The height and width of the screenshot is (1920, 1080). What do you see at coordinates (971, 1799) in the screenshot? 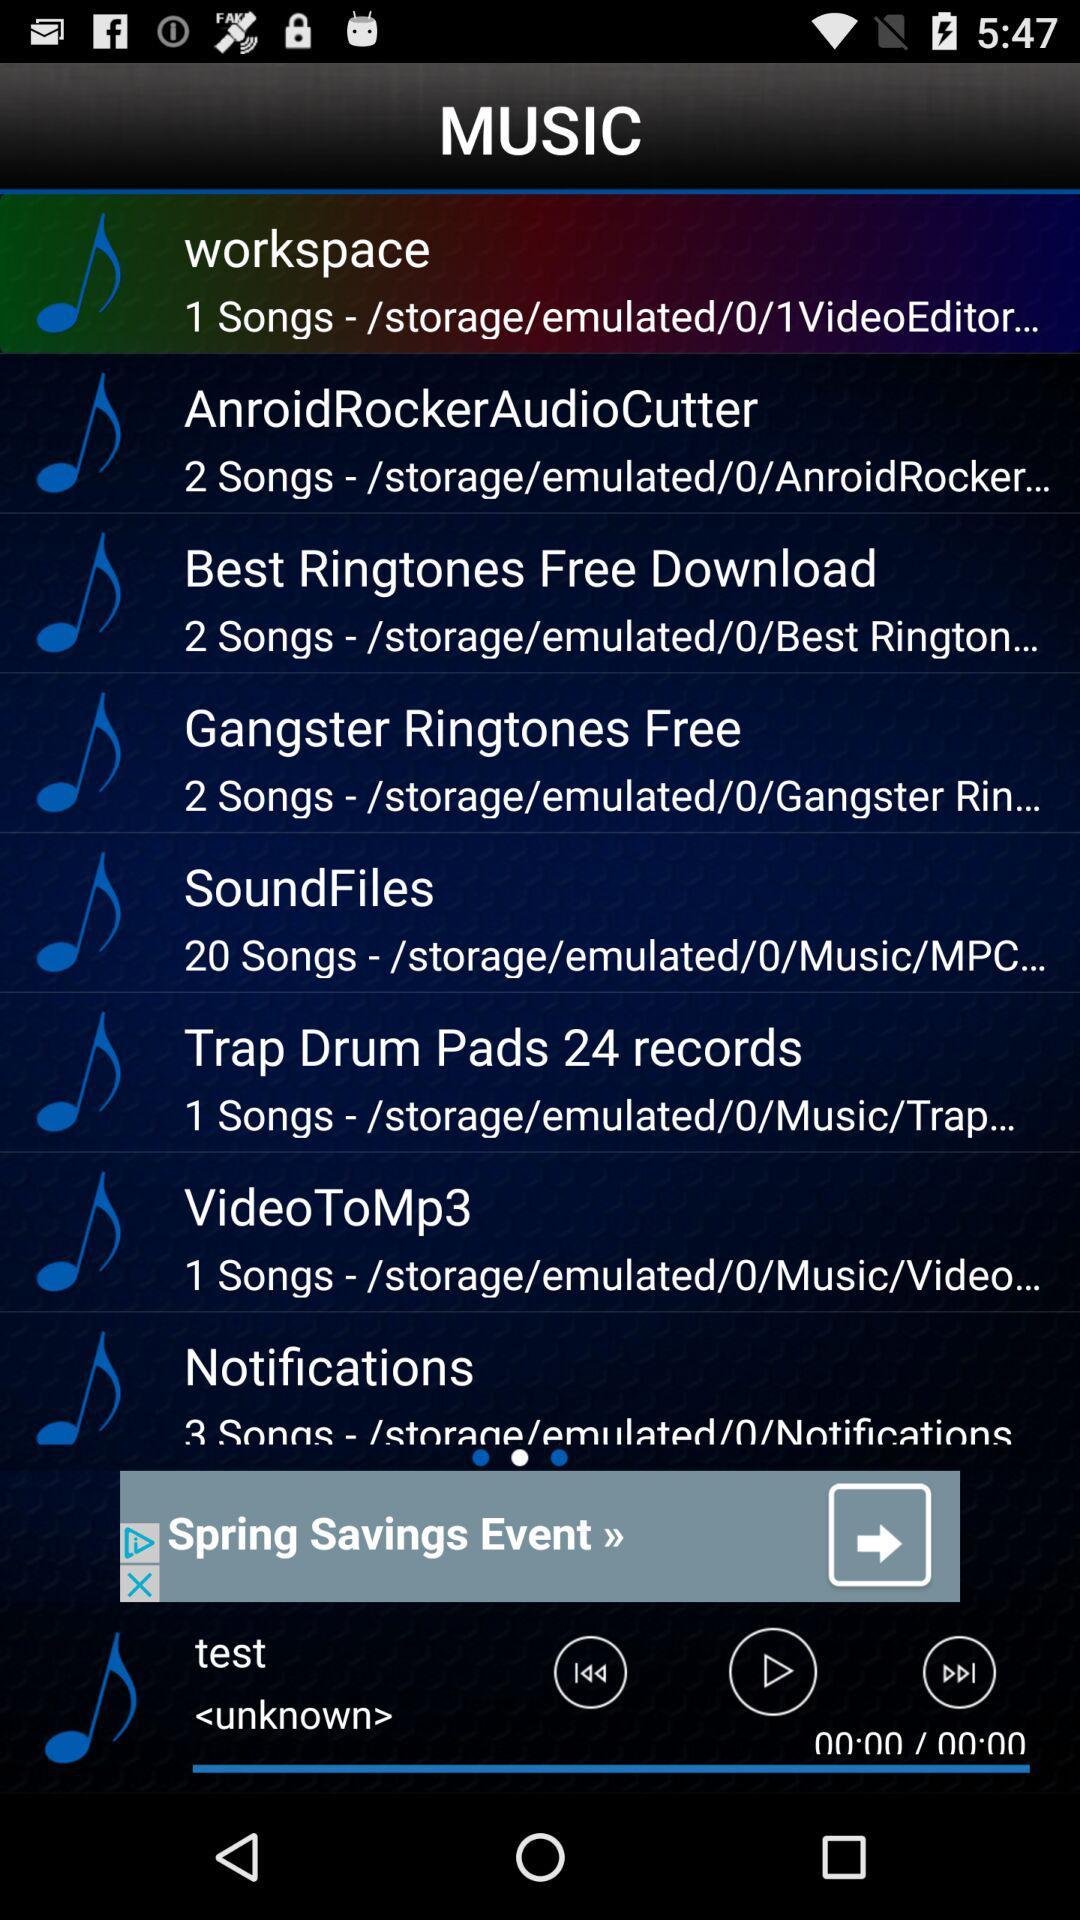
I see `the skip_next icon` at bounding box center [971, 1799].